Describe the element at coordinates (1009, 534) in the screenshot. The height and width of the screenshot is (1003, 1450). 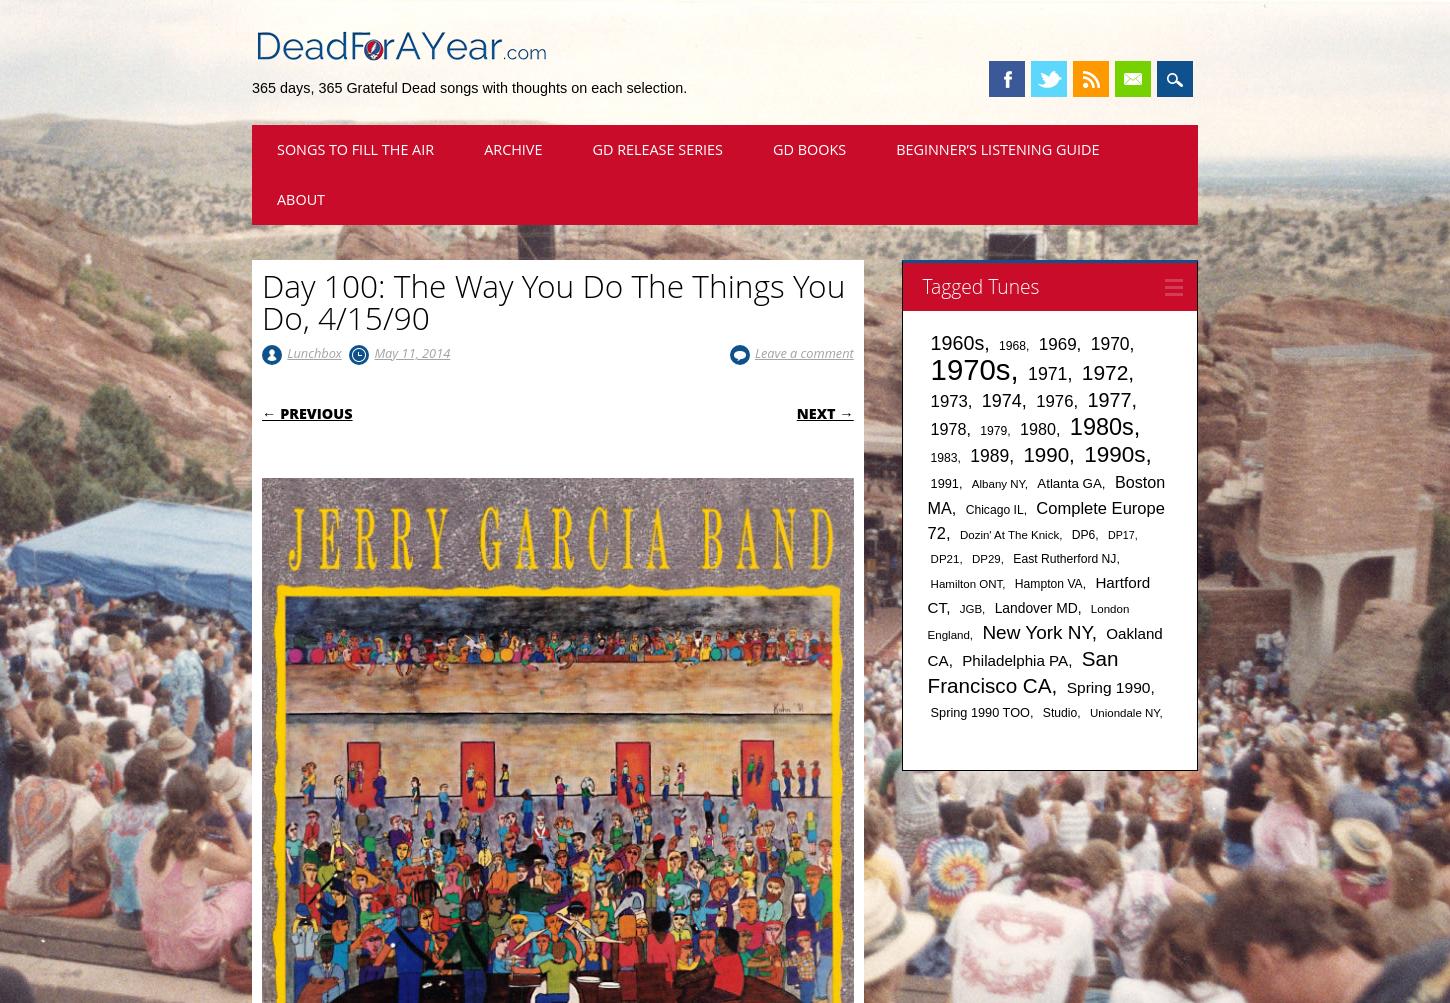
I see `'Dozin' At The Knick'` at that location.